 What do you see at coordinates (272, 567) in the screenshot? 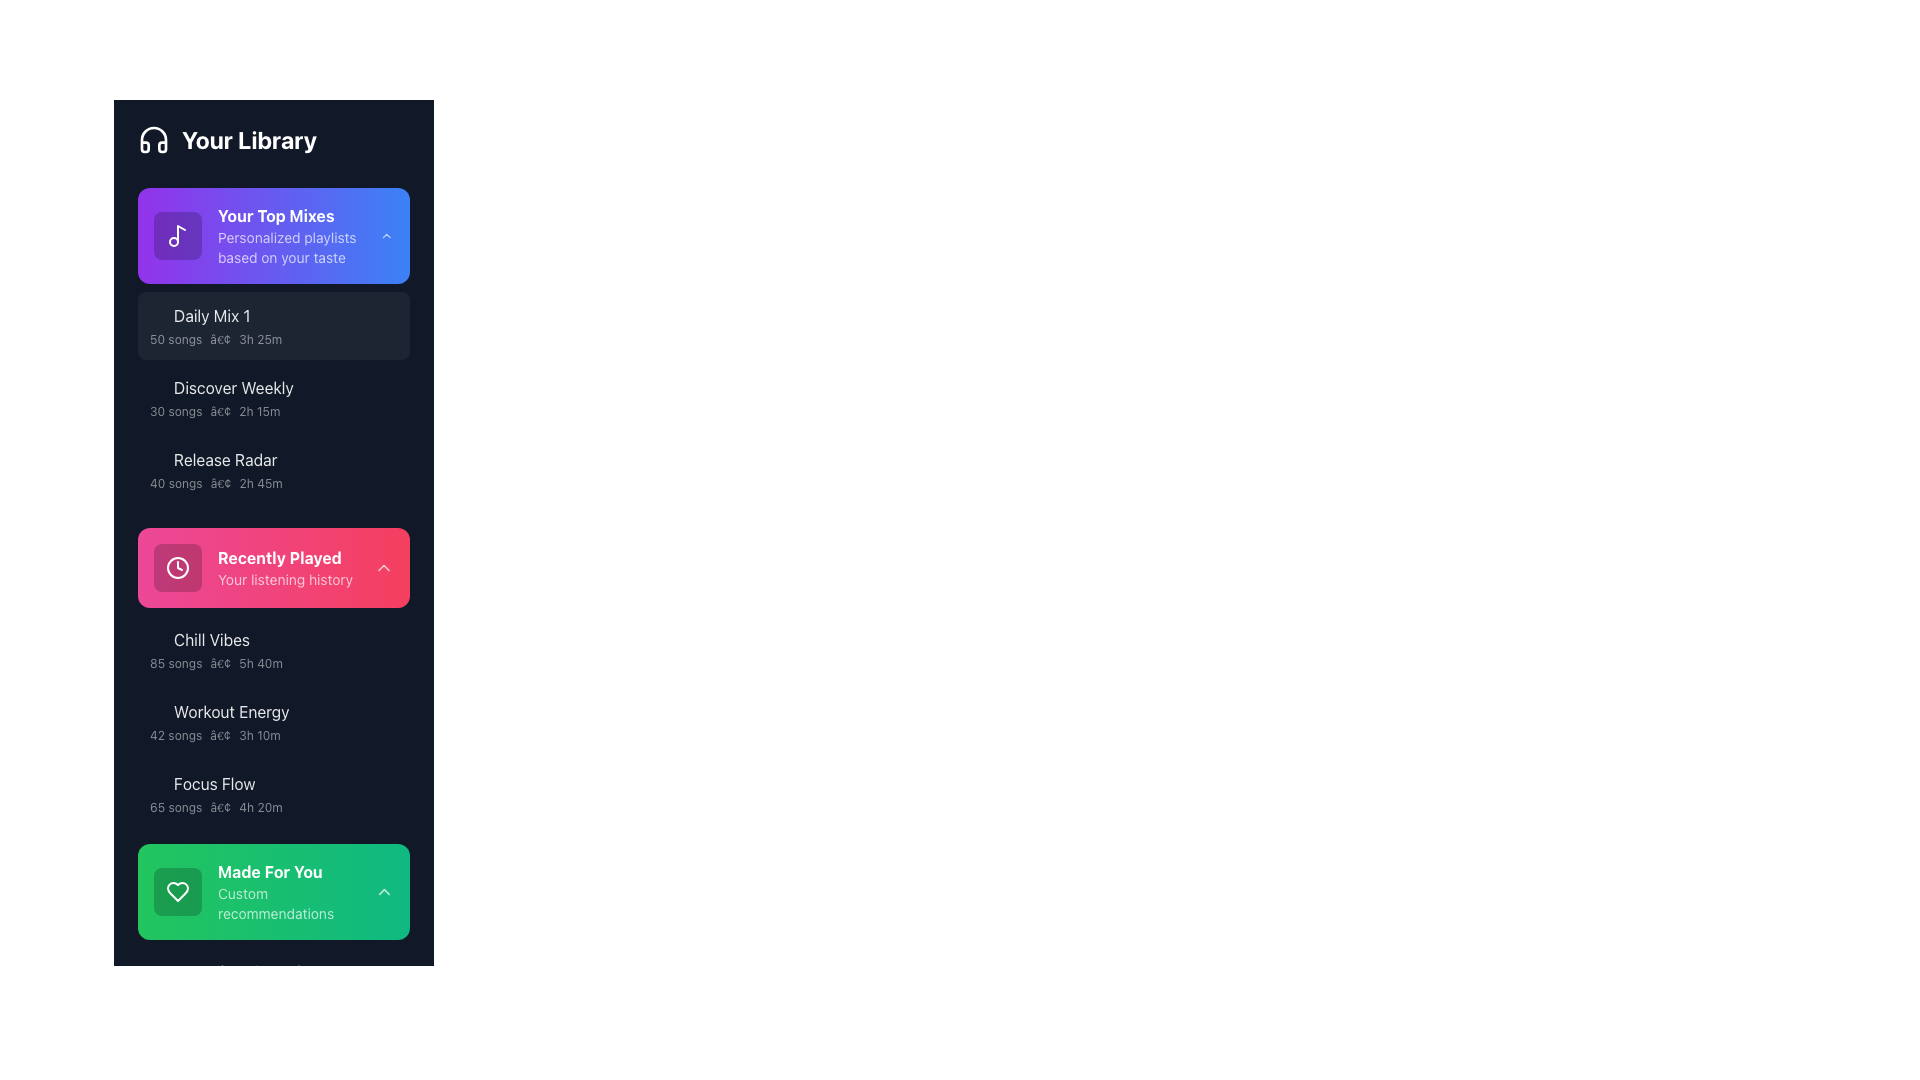
I see `the 'Recently Played' interactive card, which is the fifth card in the vertical list` at bounding box center [272, 567].